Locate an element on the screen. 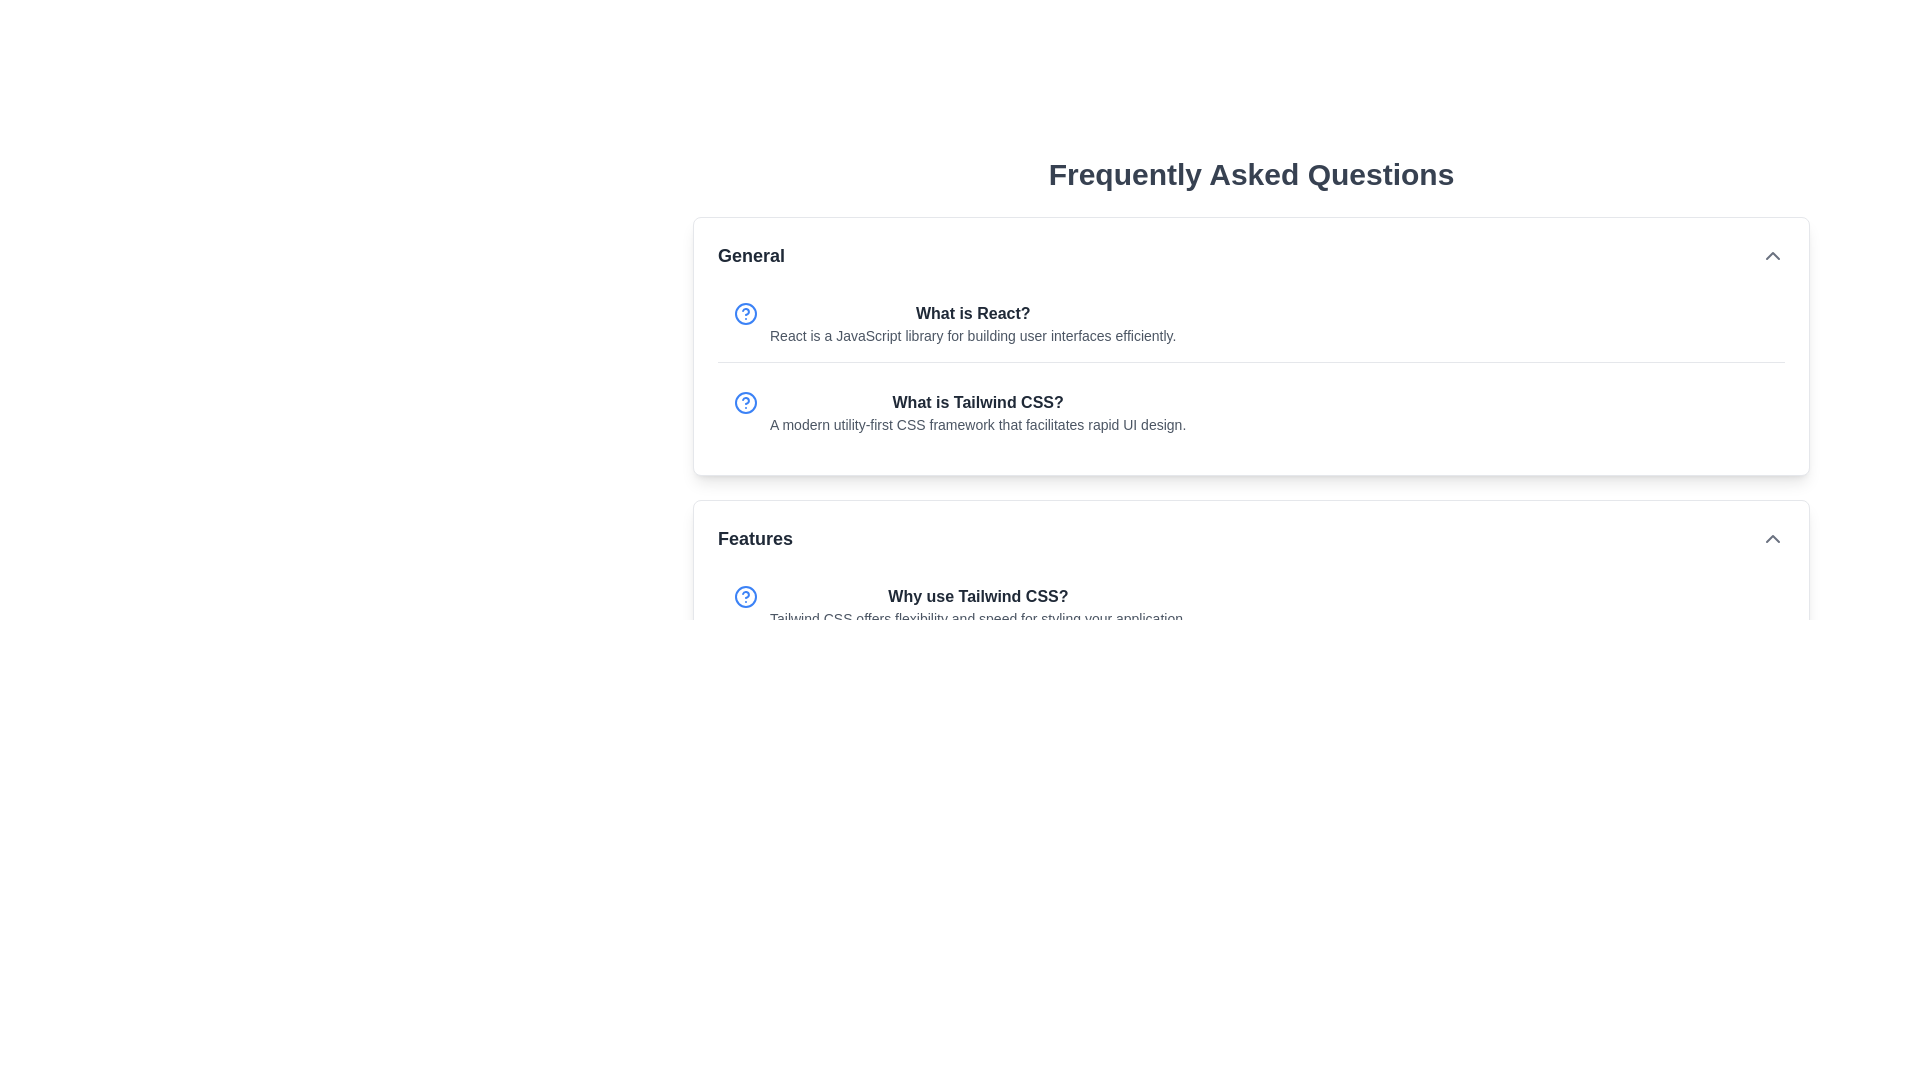 Image resolution: width=1920 pixels, height=1080 pixels. the appearance of the circular SVG component located in the 'General' section next to the 'What is Tailwind CSS?' question is located at coordinates (744, 402).